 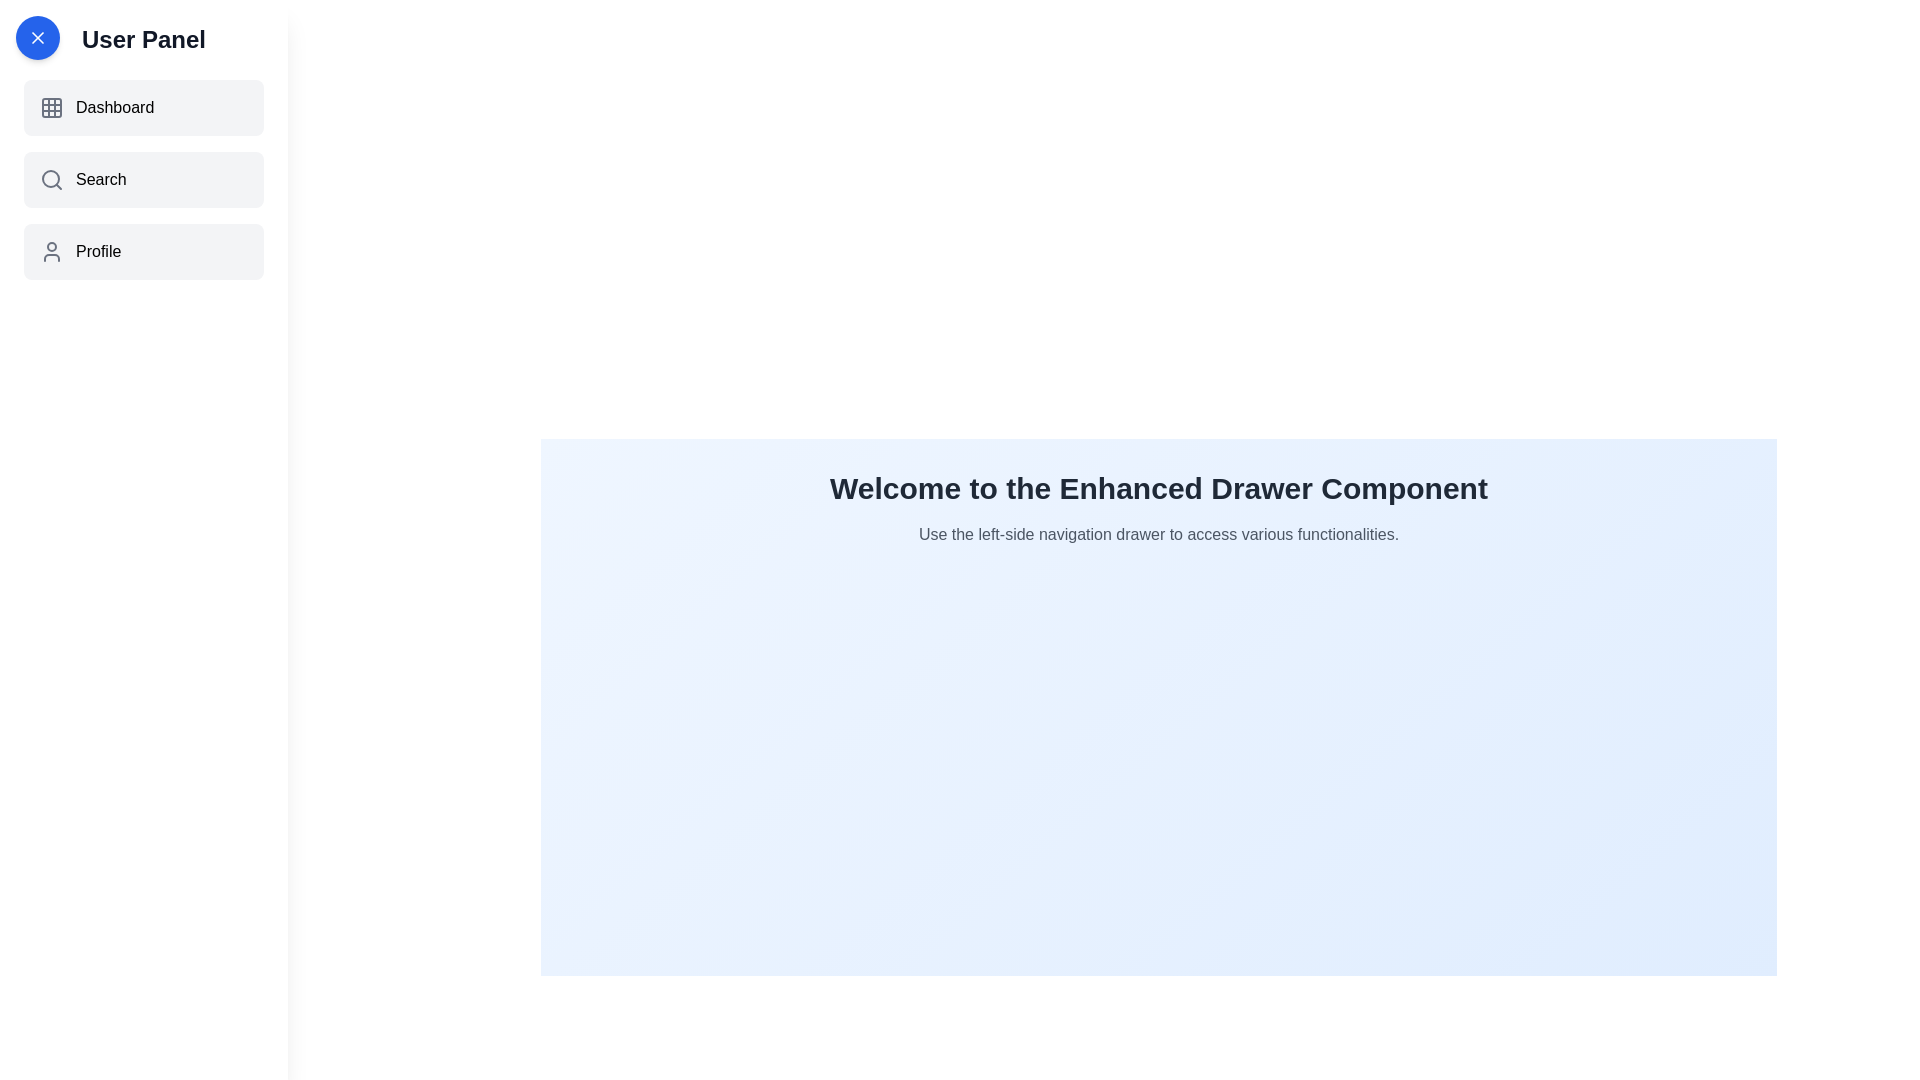 What do you see at coordinates (143, 180) in the screenshot?
I see `the second button in the vertical stack of the sidebar` at bounding box center [143, 180].